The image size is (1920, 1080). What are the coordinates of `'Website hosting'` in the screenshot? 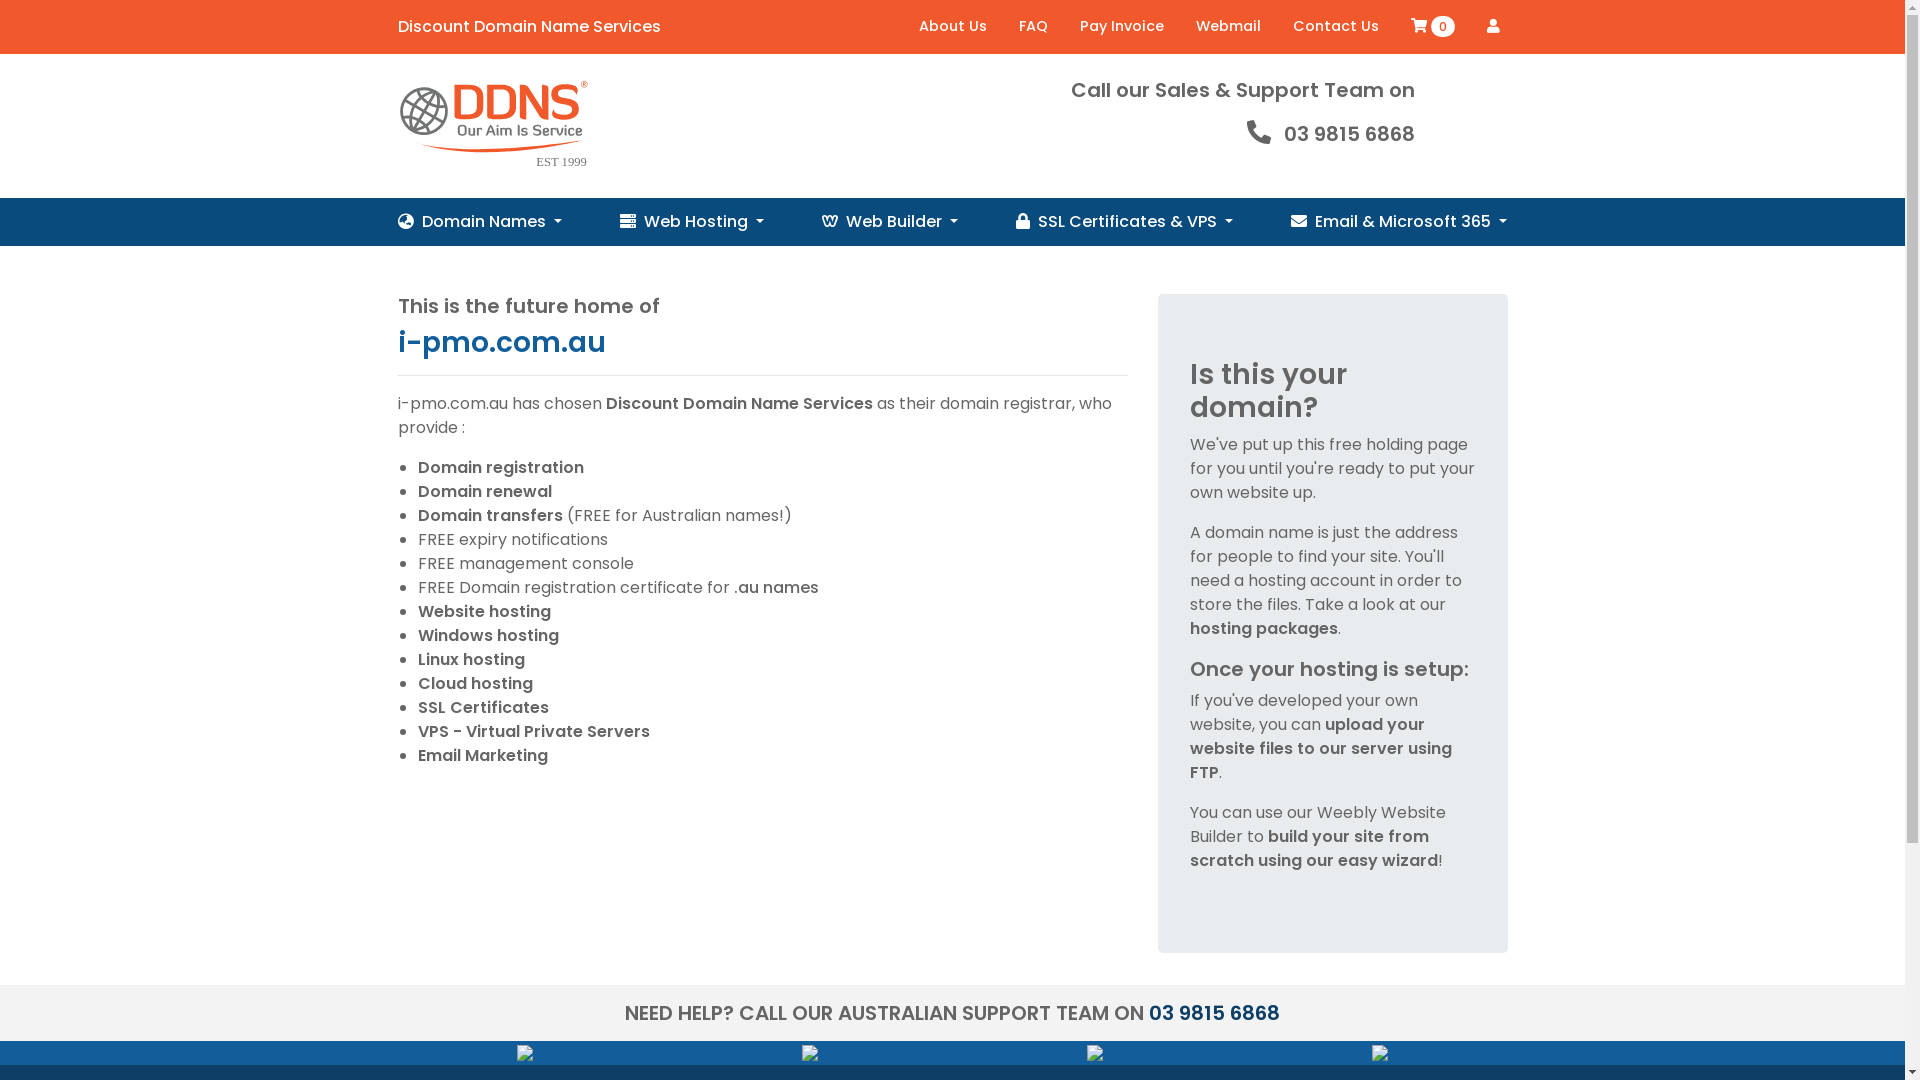 It's located at (416, 610).